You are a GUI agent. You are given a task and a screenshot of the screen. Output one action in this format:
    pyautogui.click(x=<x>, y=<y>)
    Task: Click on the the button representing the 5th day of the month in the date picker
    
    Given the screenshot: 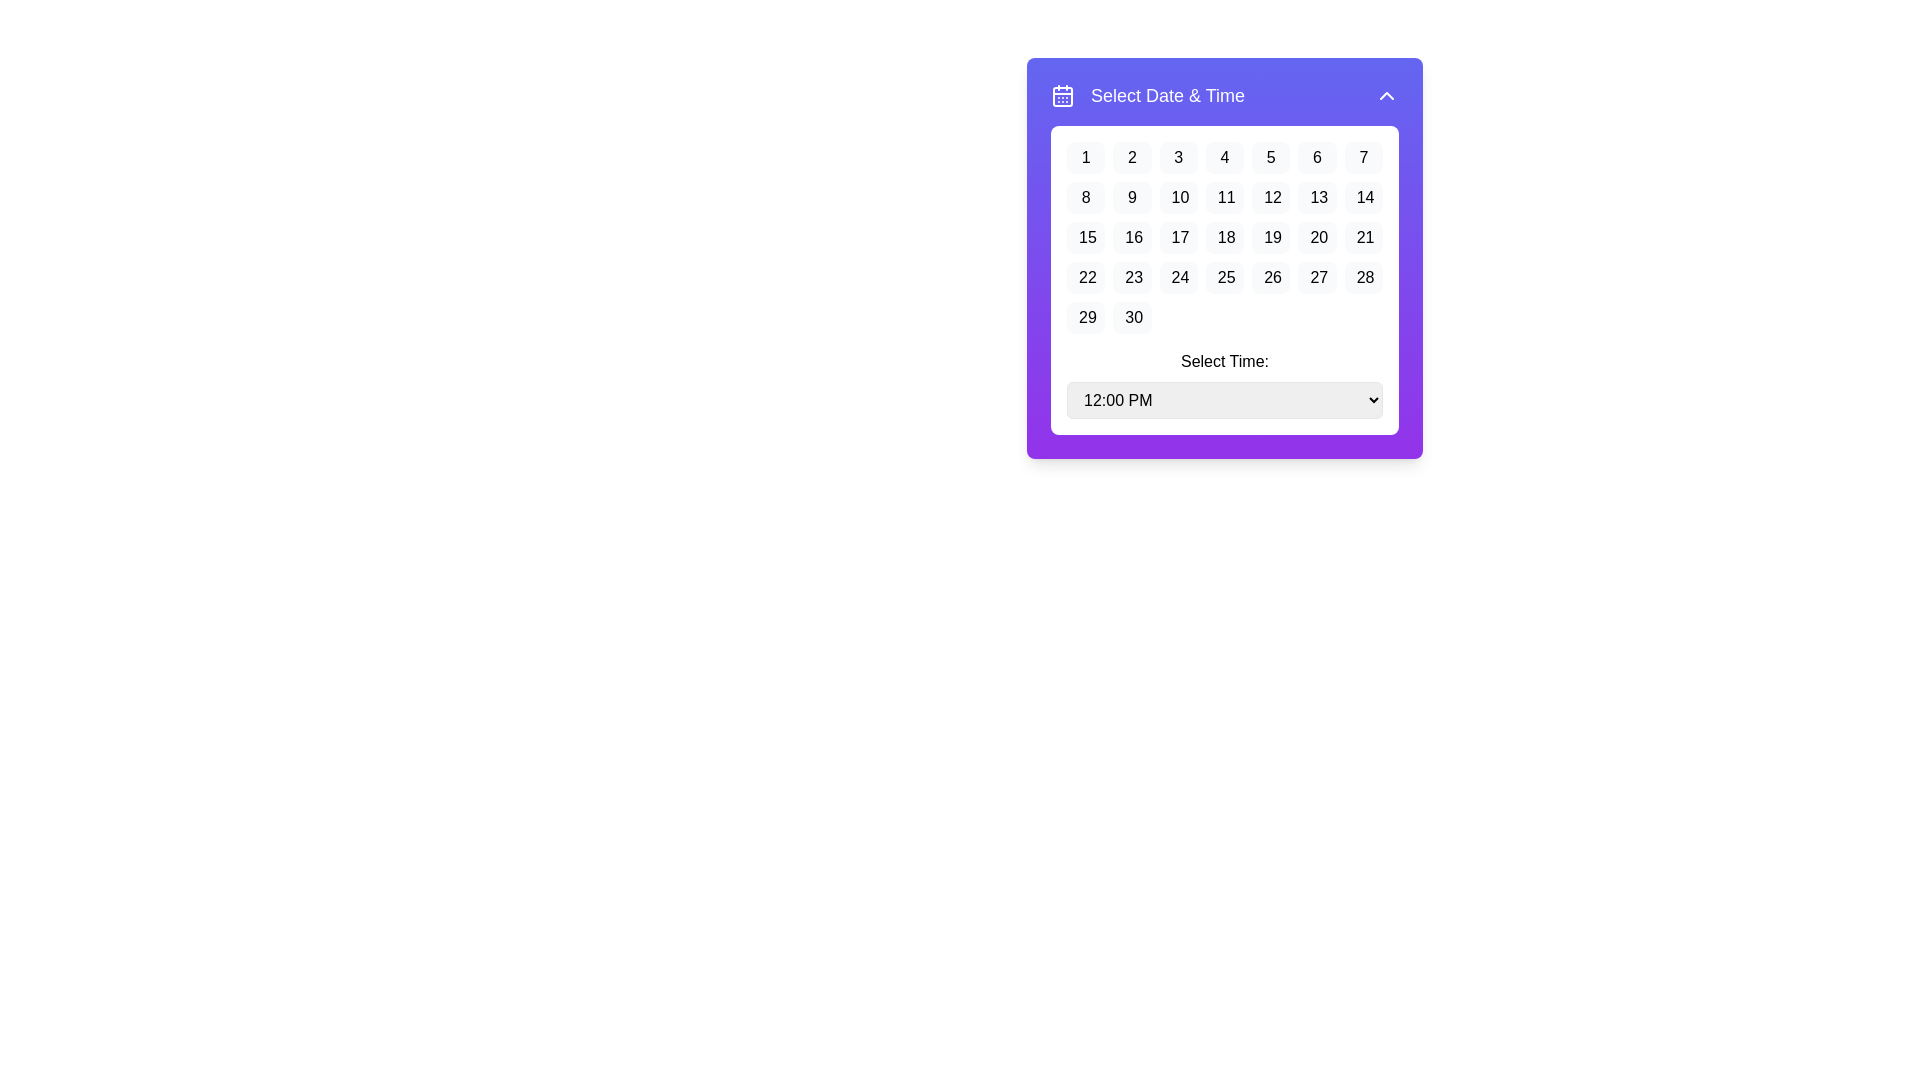 What is the action you would take?
    pyautogui.click(x=1270, y=157)
    